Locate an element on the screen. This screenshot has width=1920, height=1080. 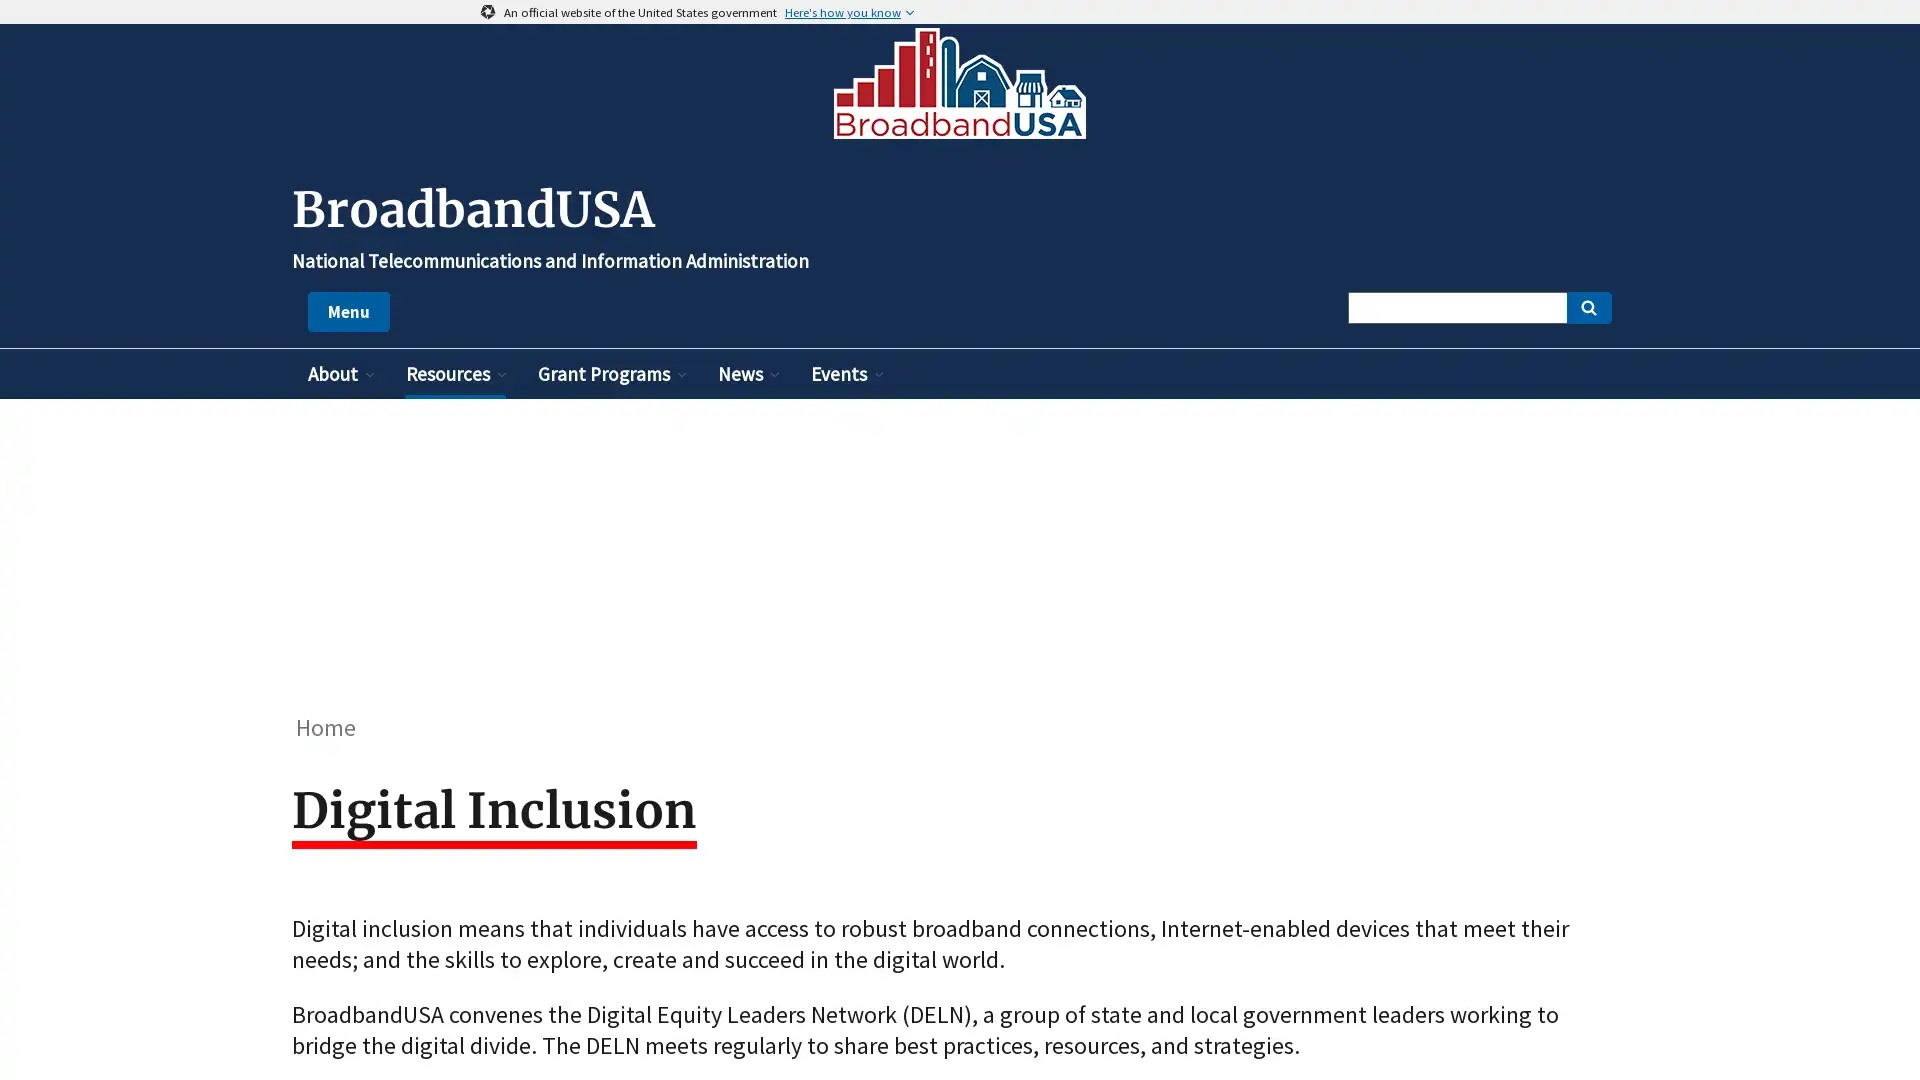
Menu is located at coordinates (349, 312).